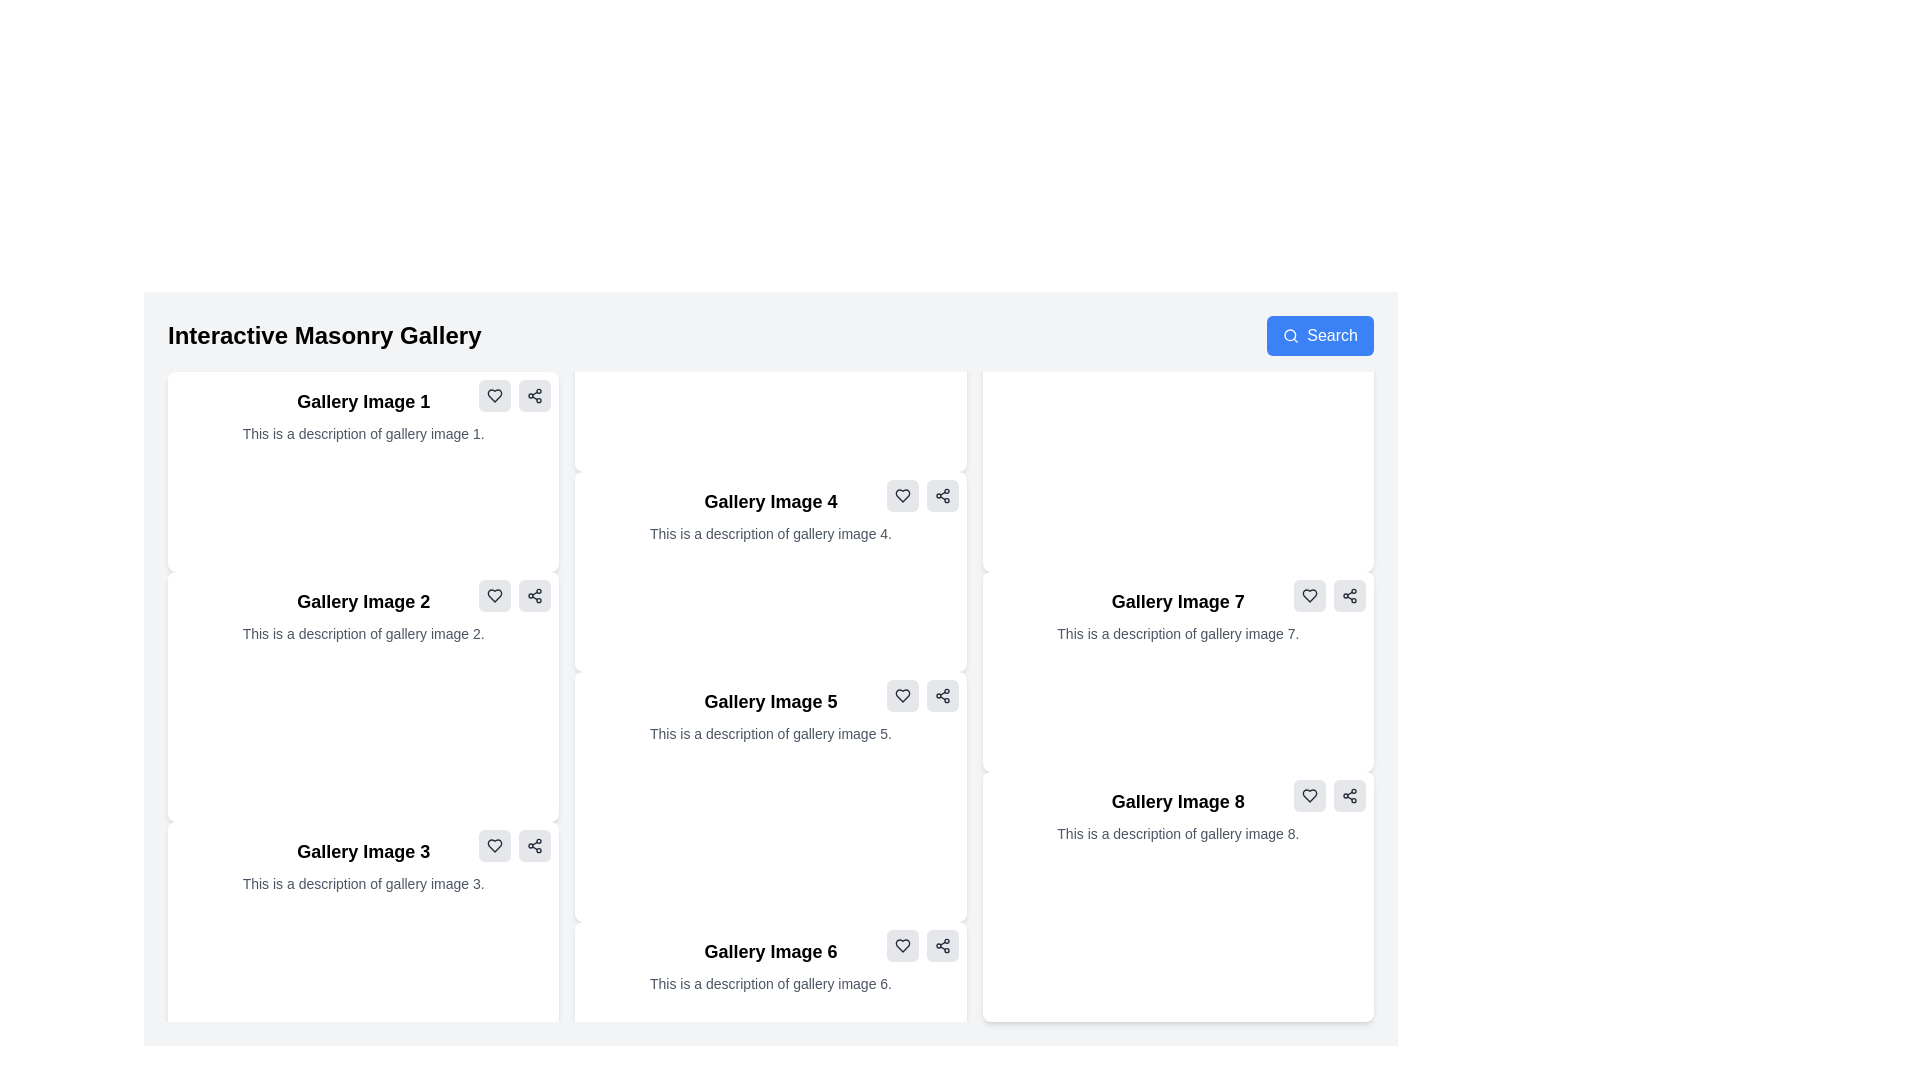 The height and width of the screenshot is (1080, 1920). Describe the element at coordinates (941, 945) in the screenshot. I see `the share button located in the bottom-right corner of the card labeled 'Gallery Image 6'` at that location.